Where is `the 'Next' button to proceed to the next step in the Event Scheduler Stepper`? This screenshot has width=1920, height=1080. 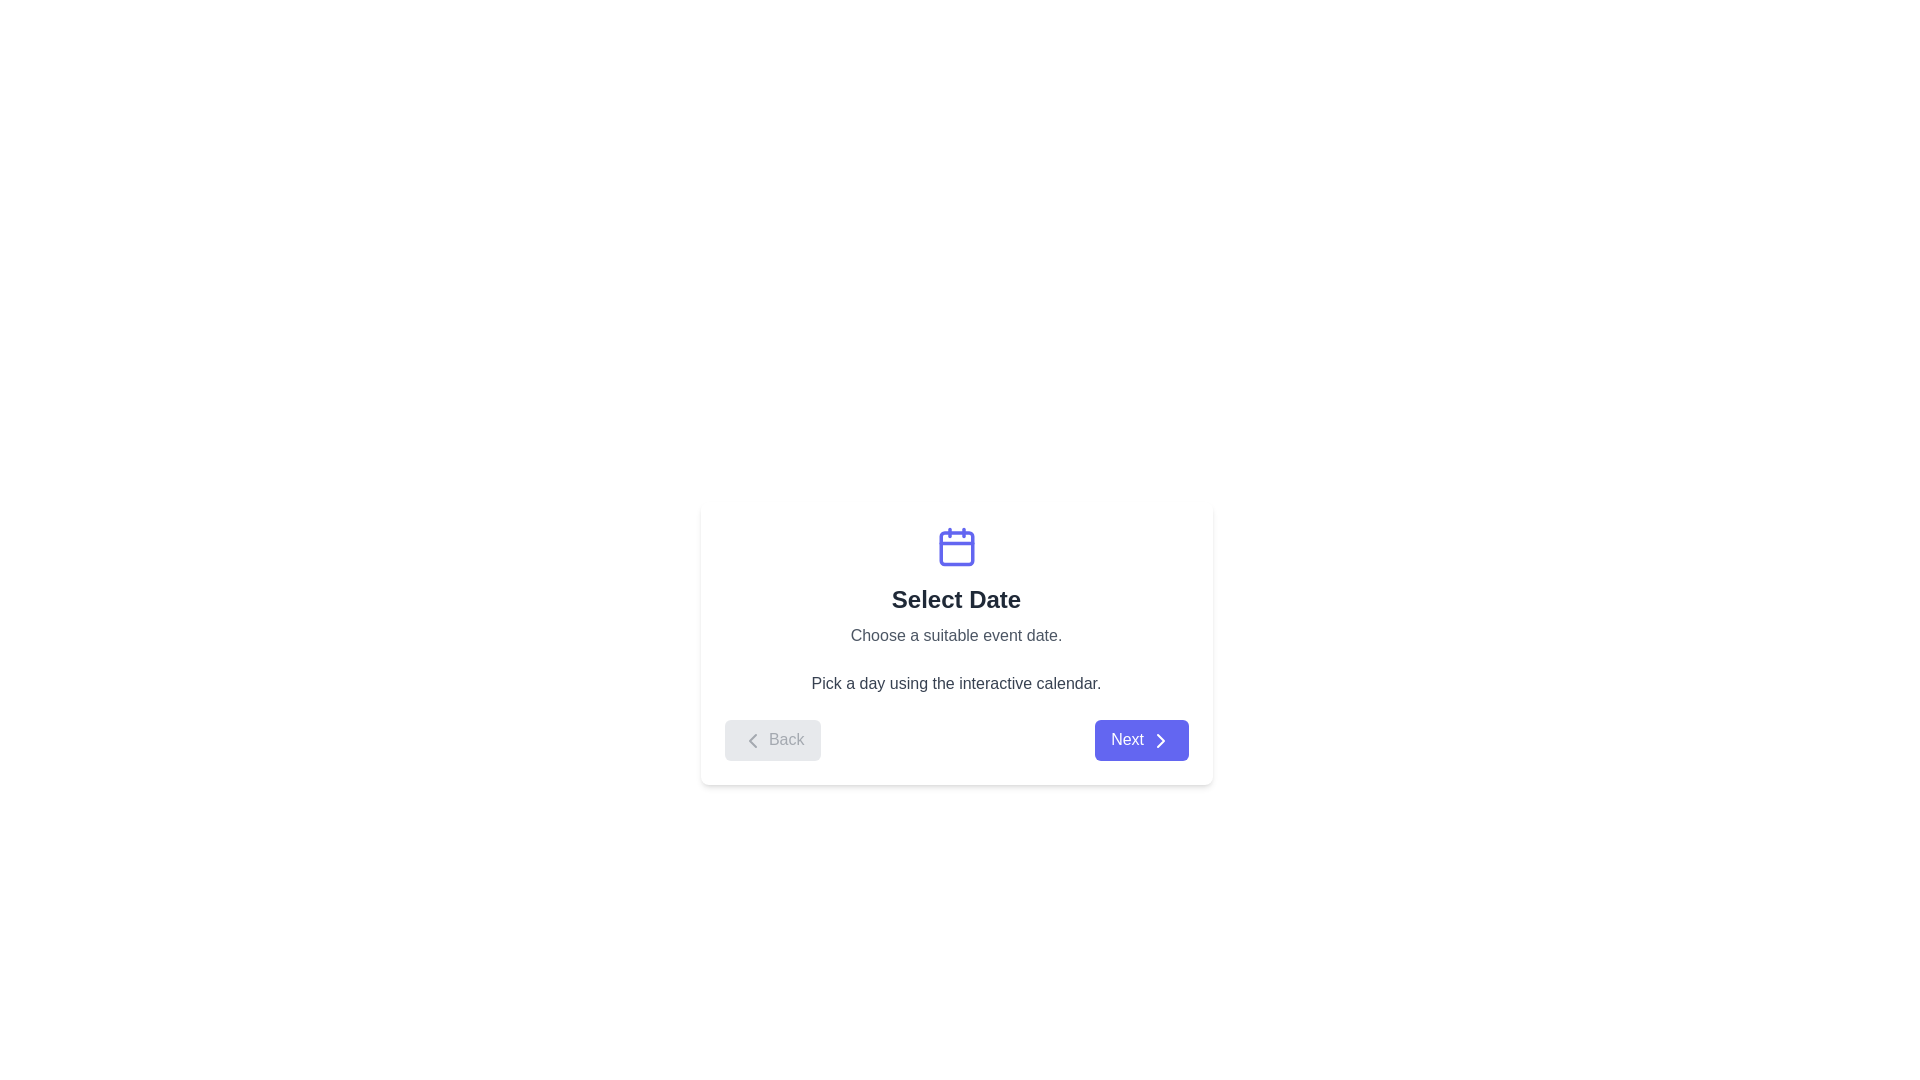
the 'Next' button to proceed to the next step in the Event Scheduler Stepper is located at coordinates (1141, 740).